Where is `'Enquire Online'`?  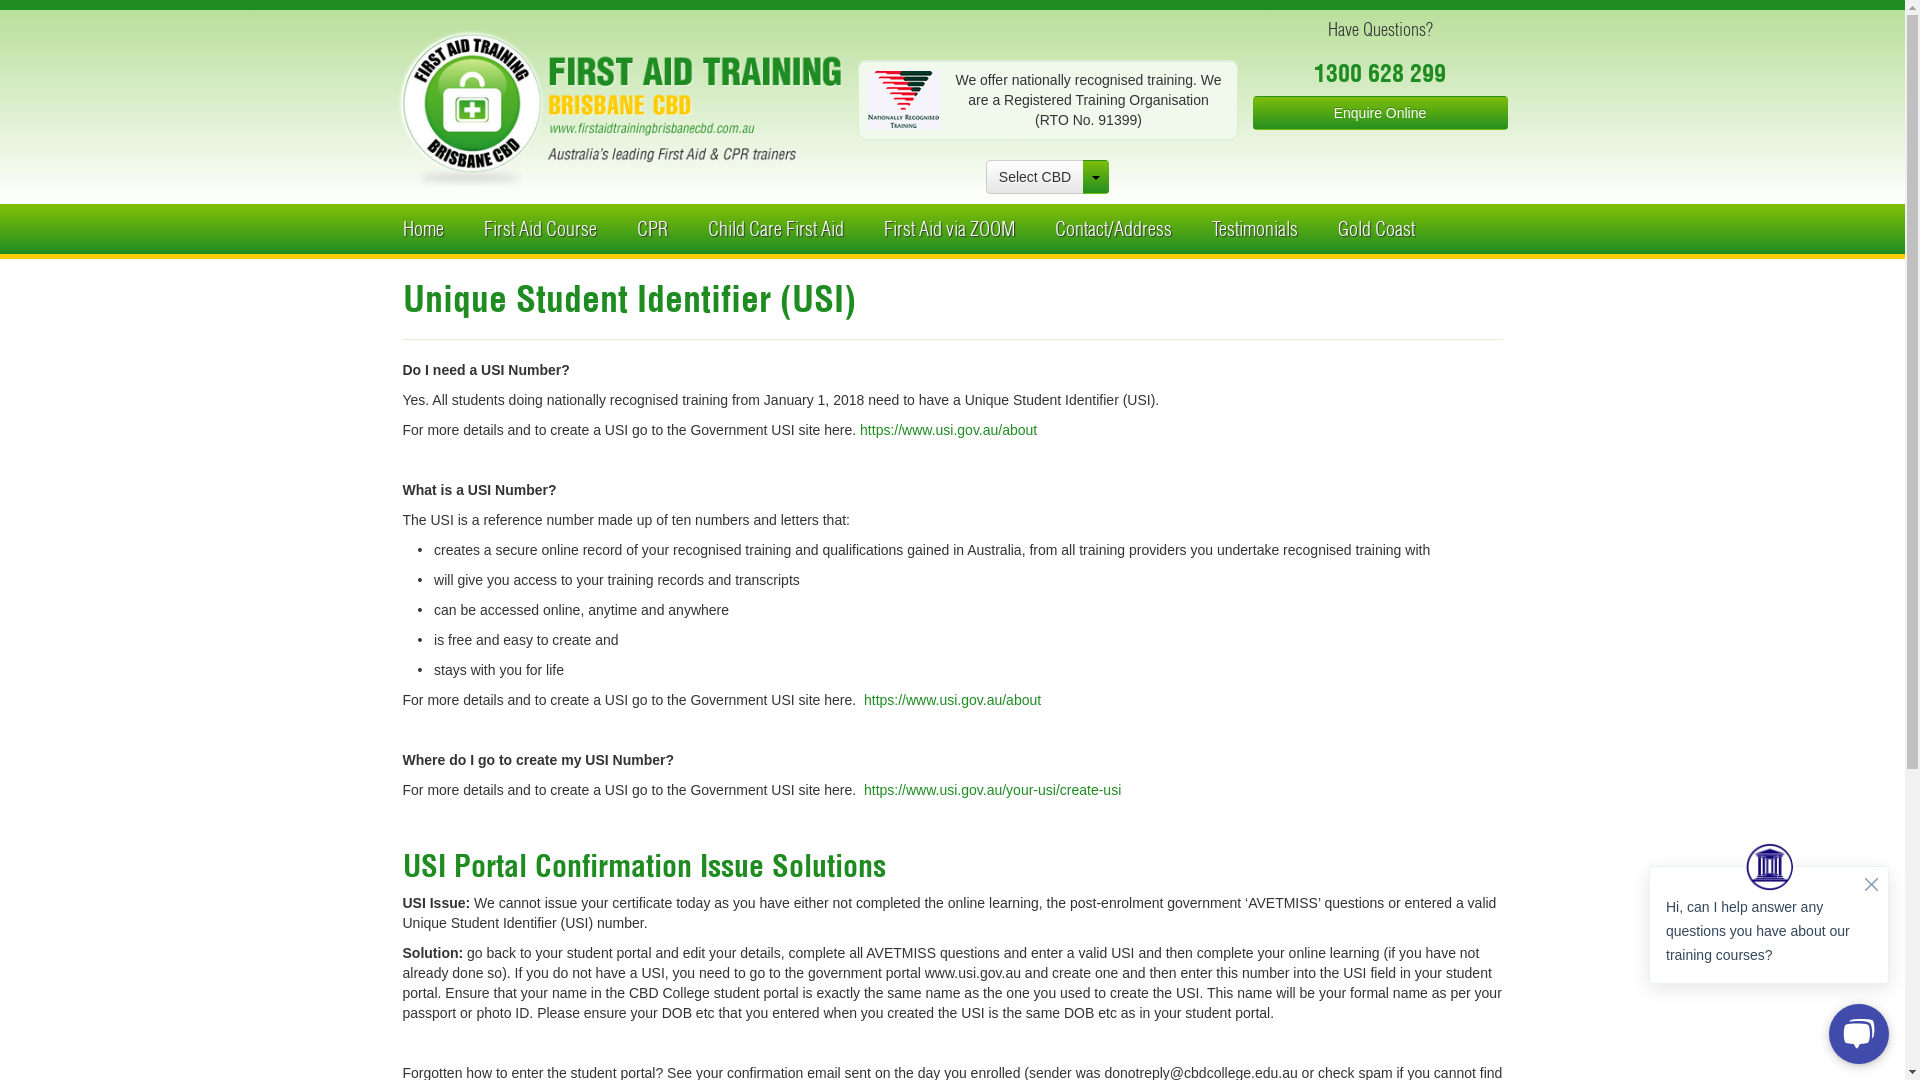 'Enquire Online' is located at coordinates (1378, 112).